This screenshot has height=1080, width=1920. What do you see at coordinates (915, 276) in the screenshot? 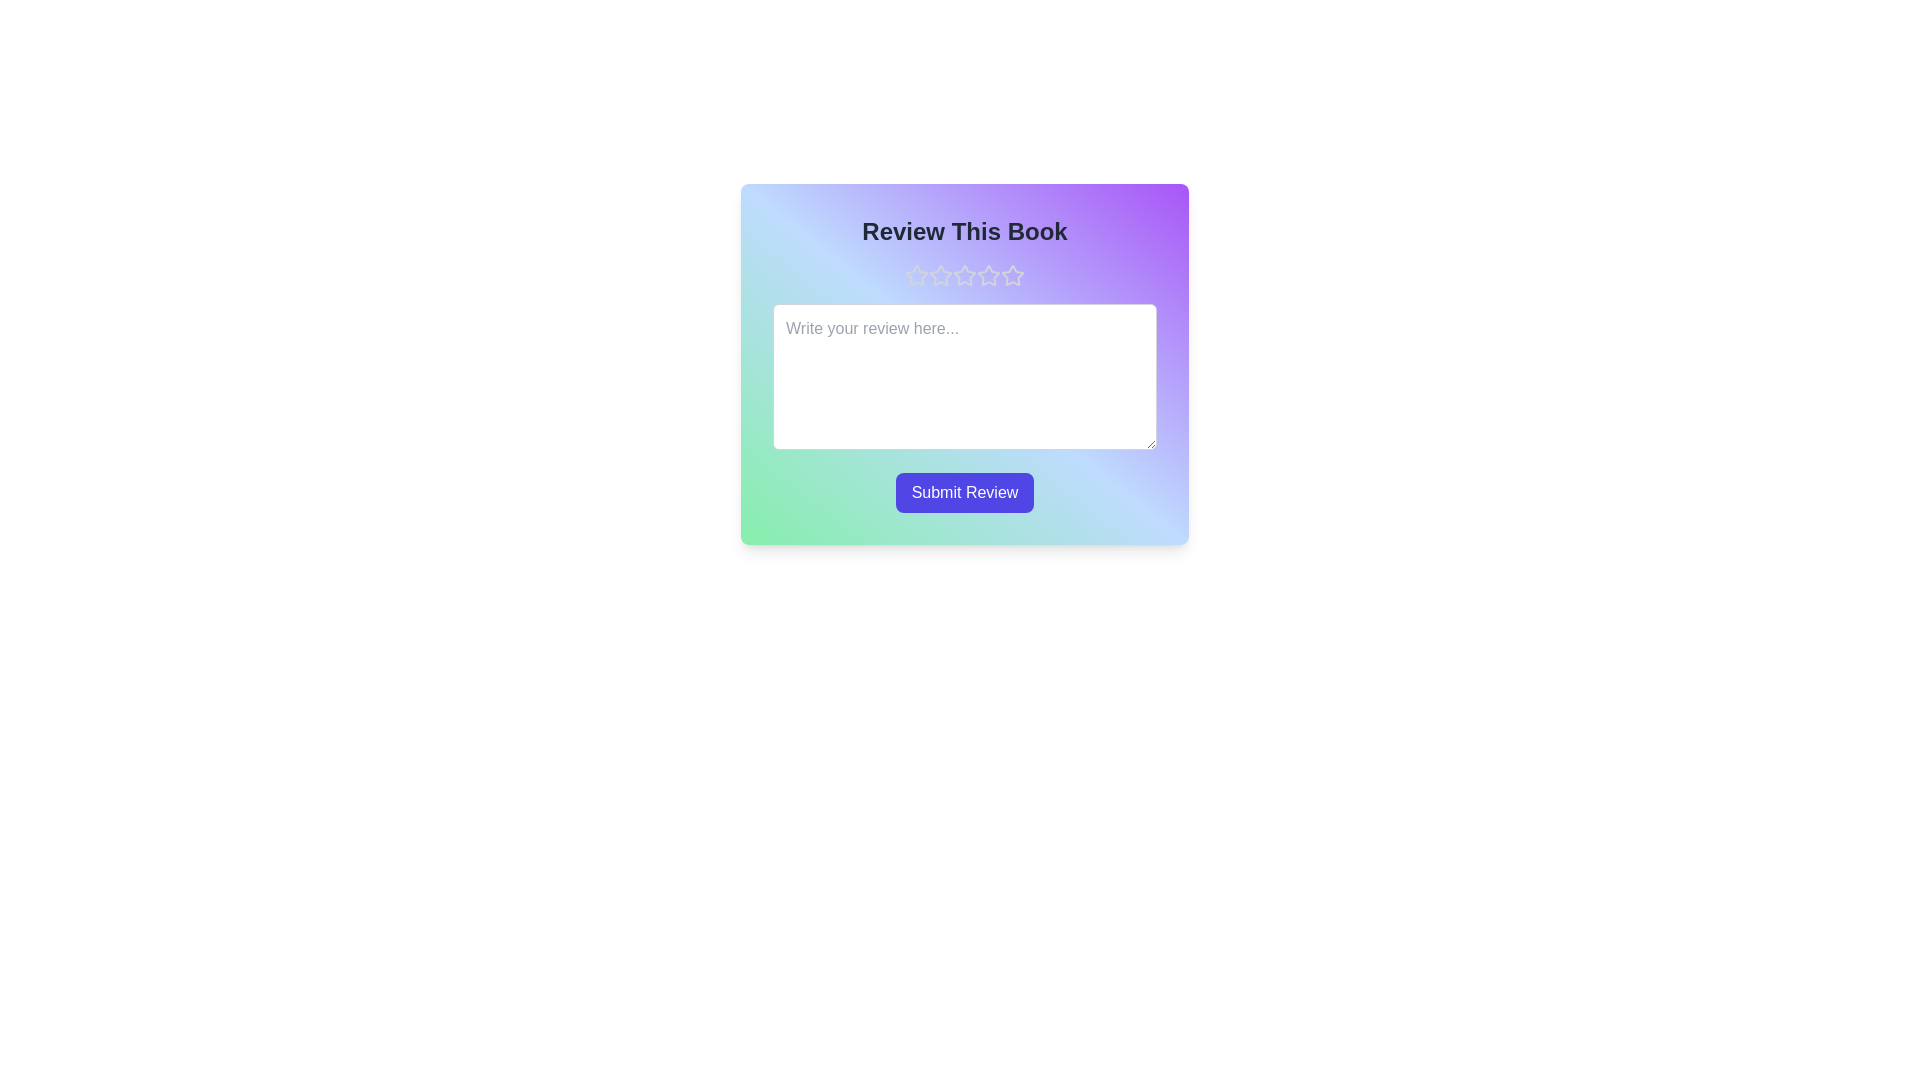
I see `the star corresponding to 1 stars to preview the rating` at bounding box center [915, 276].